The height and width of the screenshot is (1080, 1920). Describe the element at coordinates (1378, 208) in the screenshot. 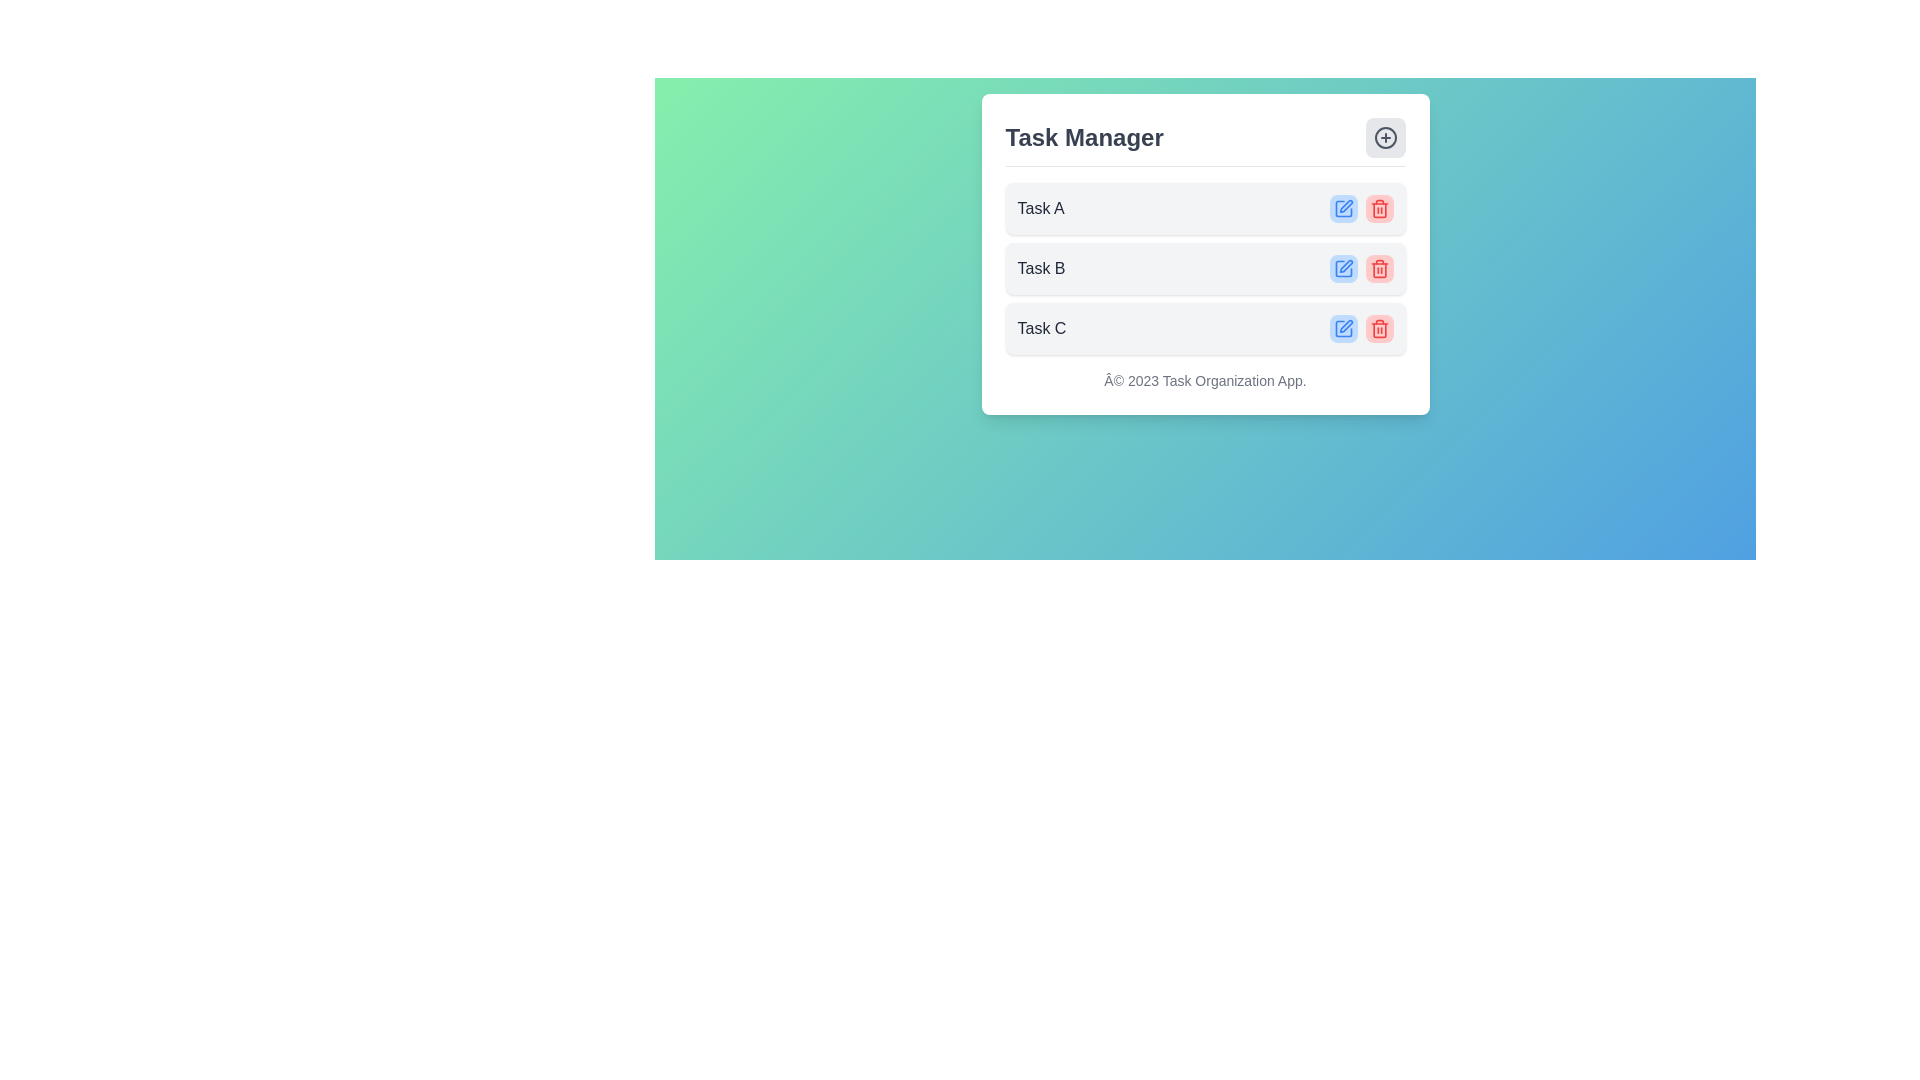

I see `the trash can icon button with a red tint located` at that location.